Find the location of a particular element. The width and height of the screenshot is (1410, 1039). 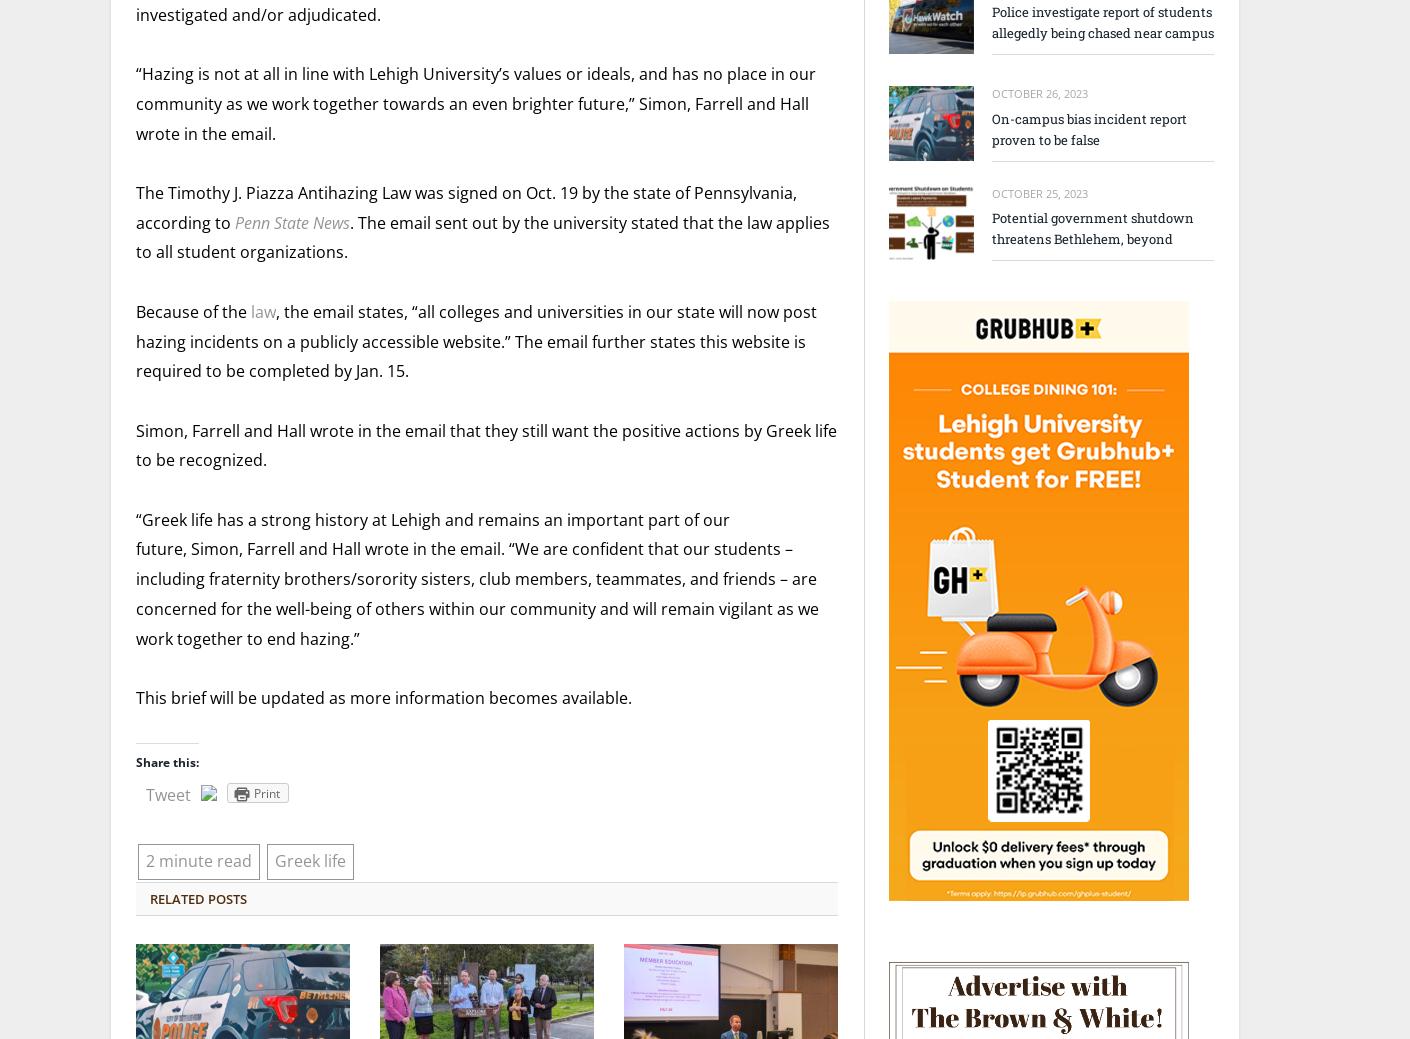

'Share this:' is located at coordinates (136, 761).